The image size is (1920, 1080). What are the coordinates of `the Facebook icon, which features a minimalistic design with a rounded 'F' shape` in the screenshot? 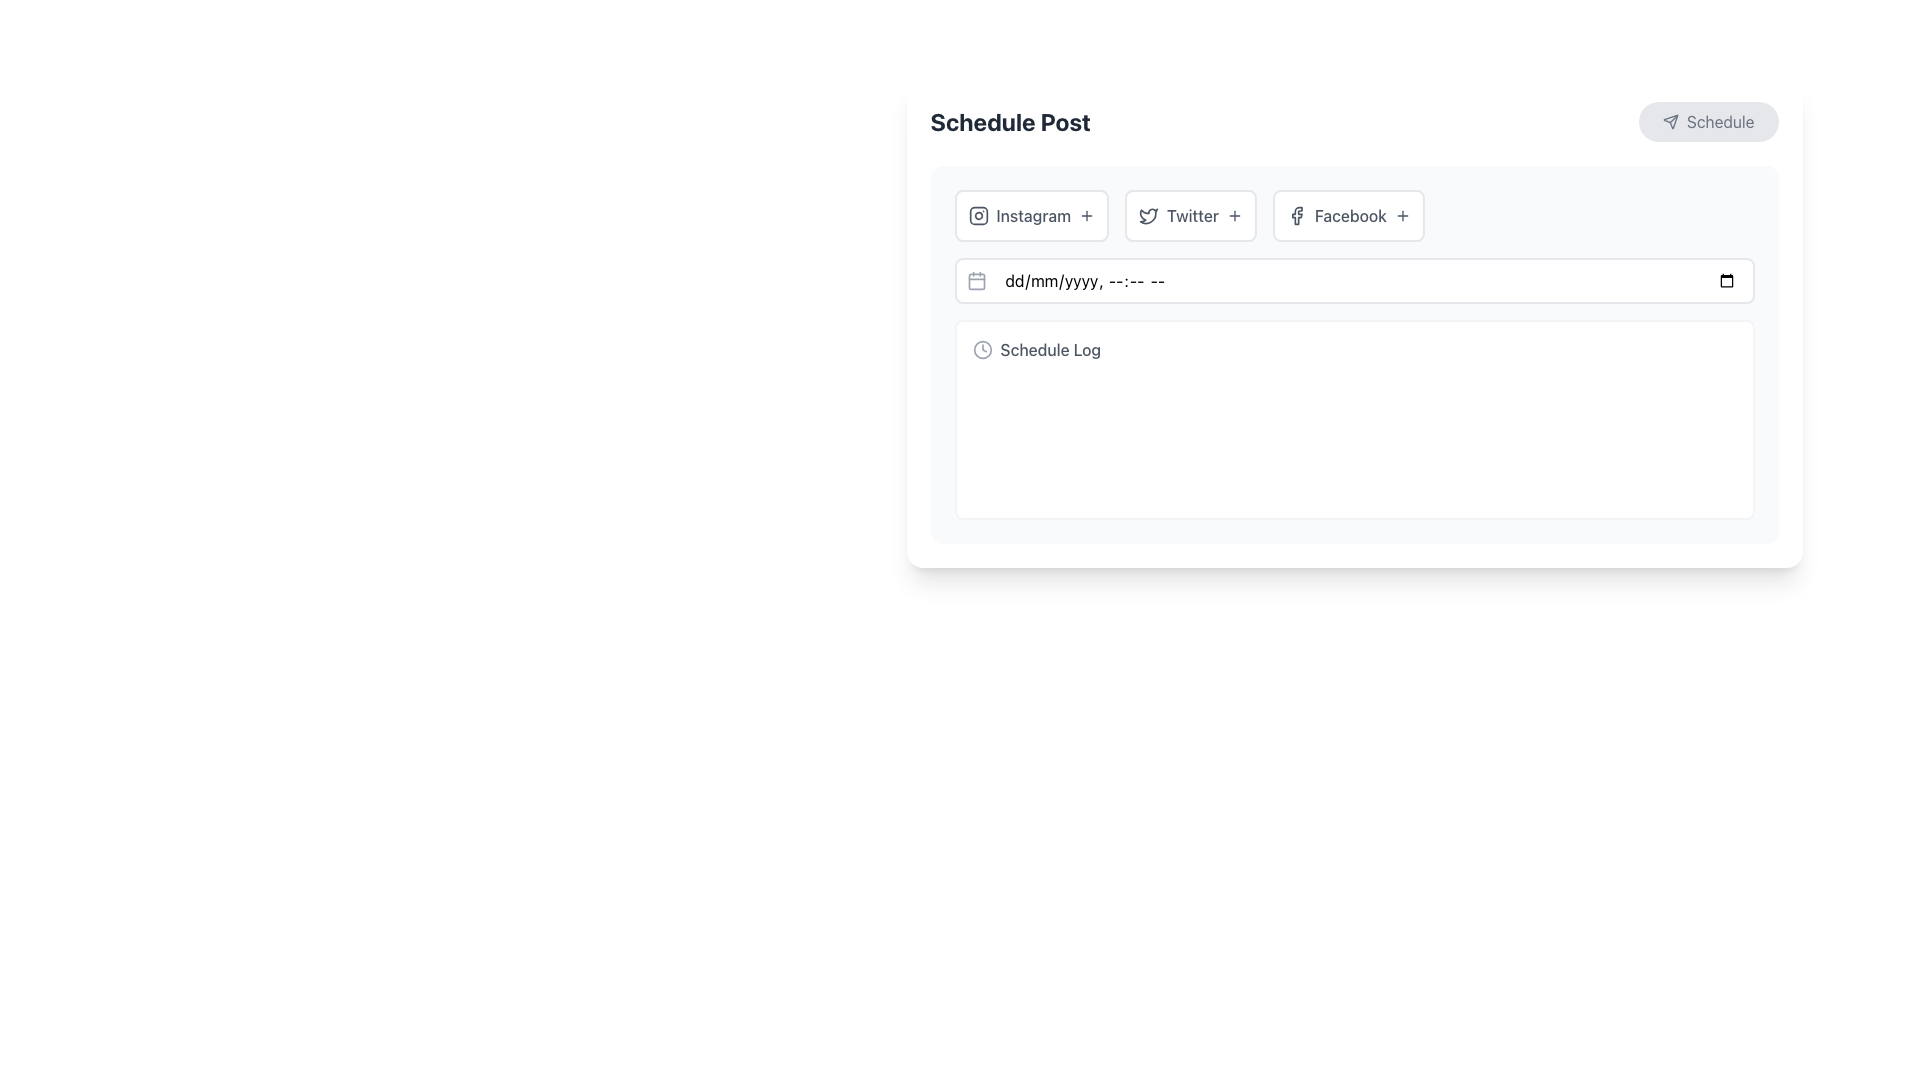 It's located at (1296, 216).